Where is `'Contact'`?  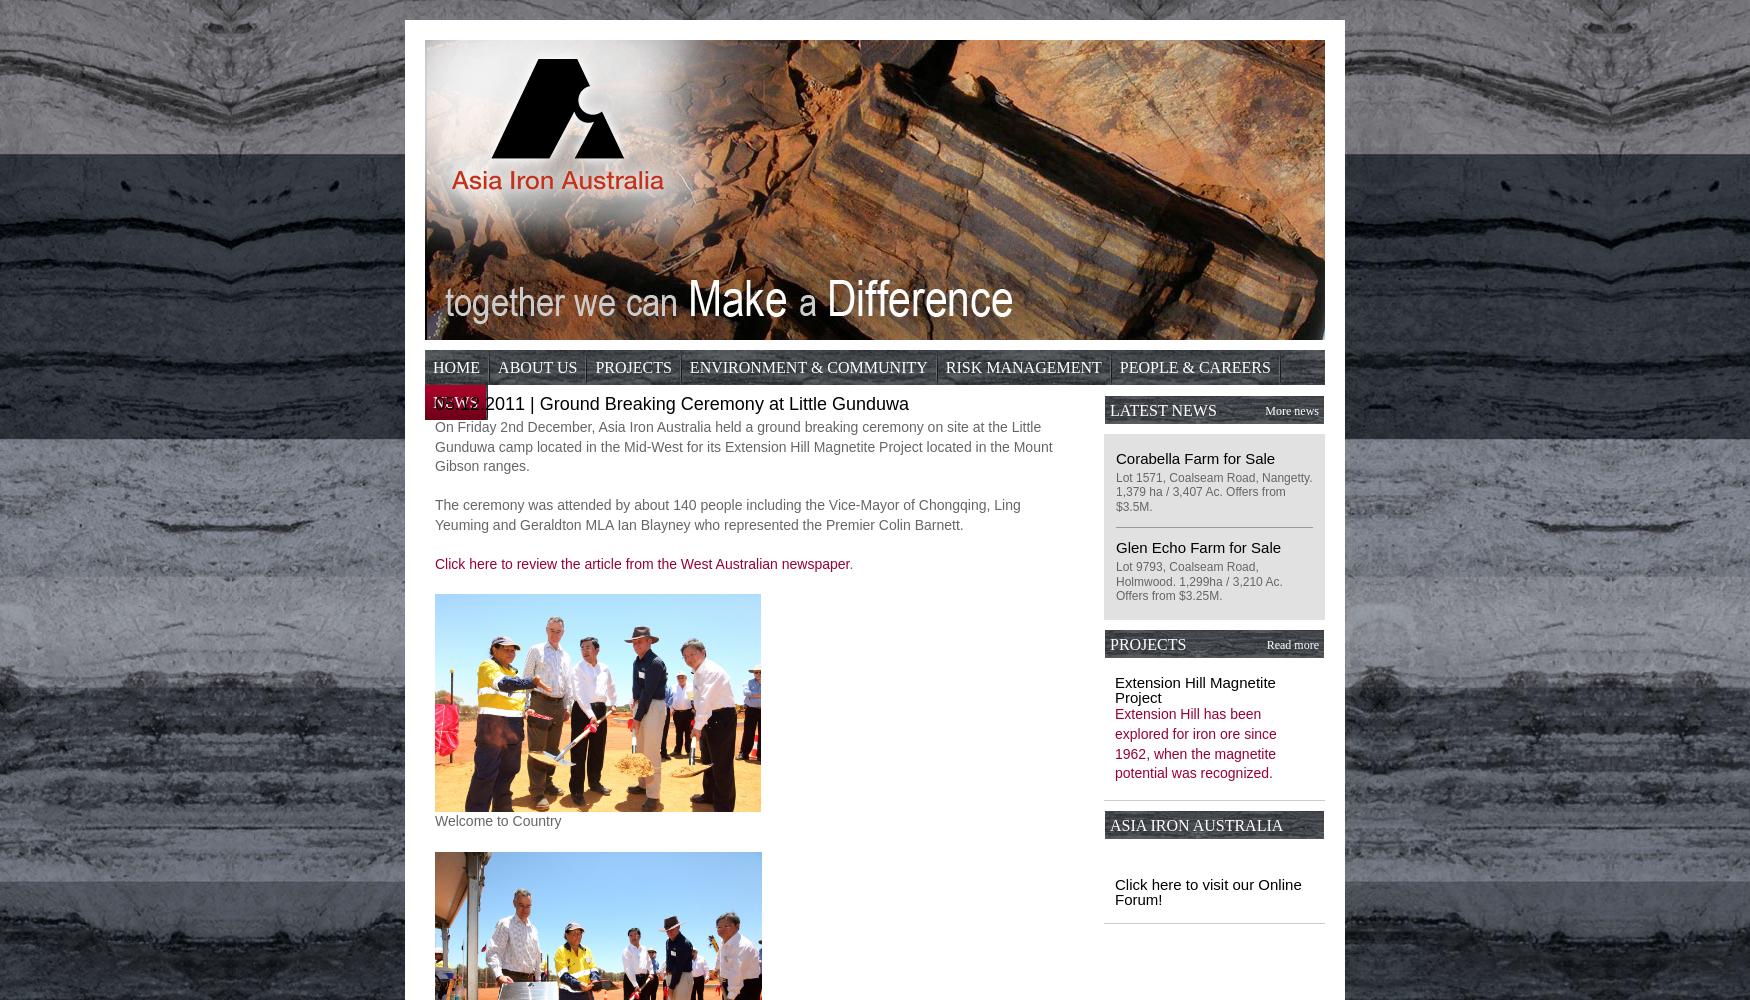
'Contact' is located at coordinates (532, 402).